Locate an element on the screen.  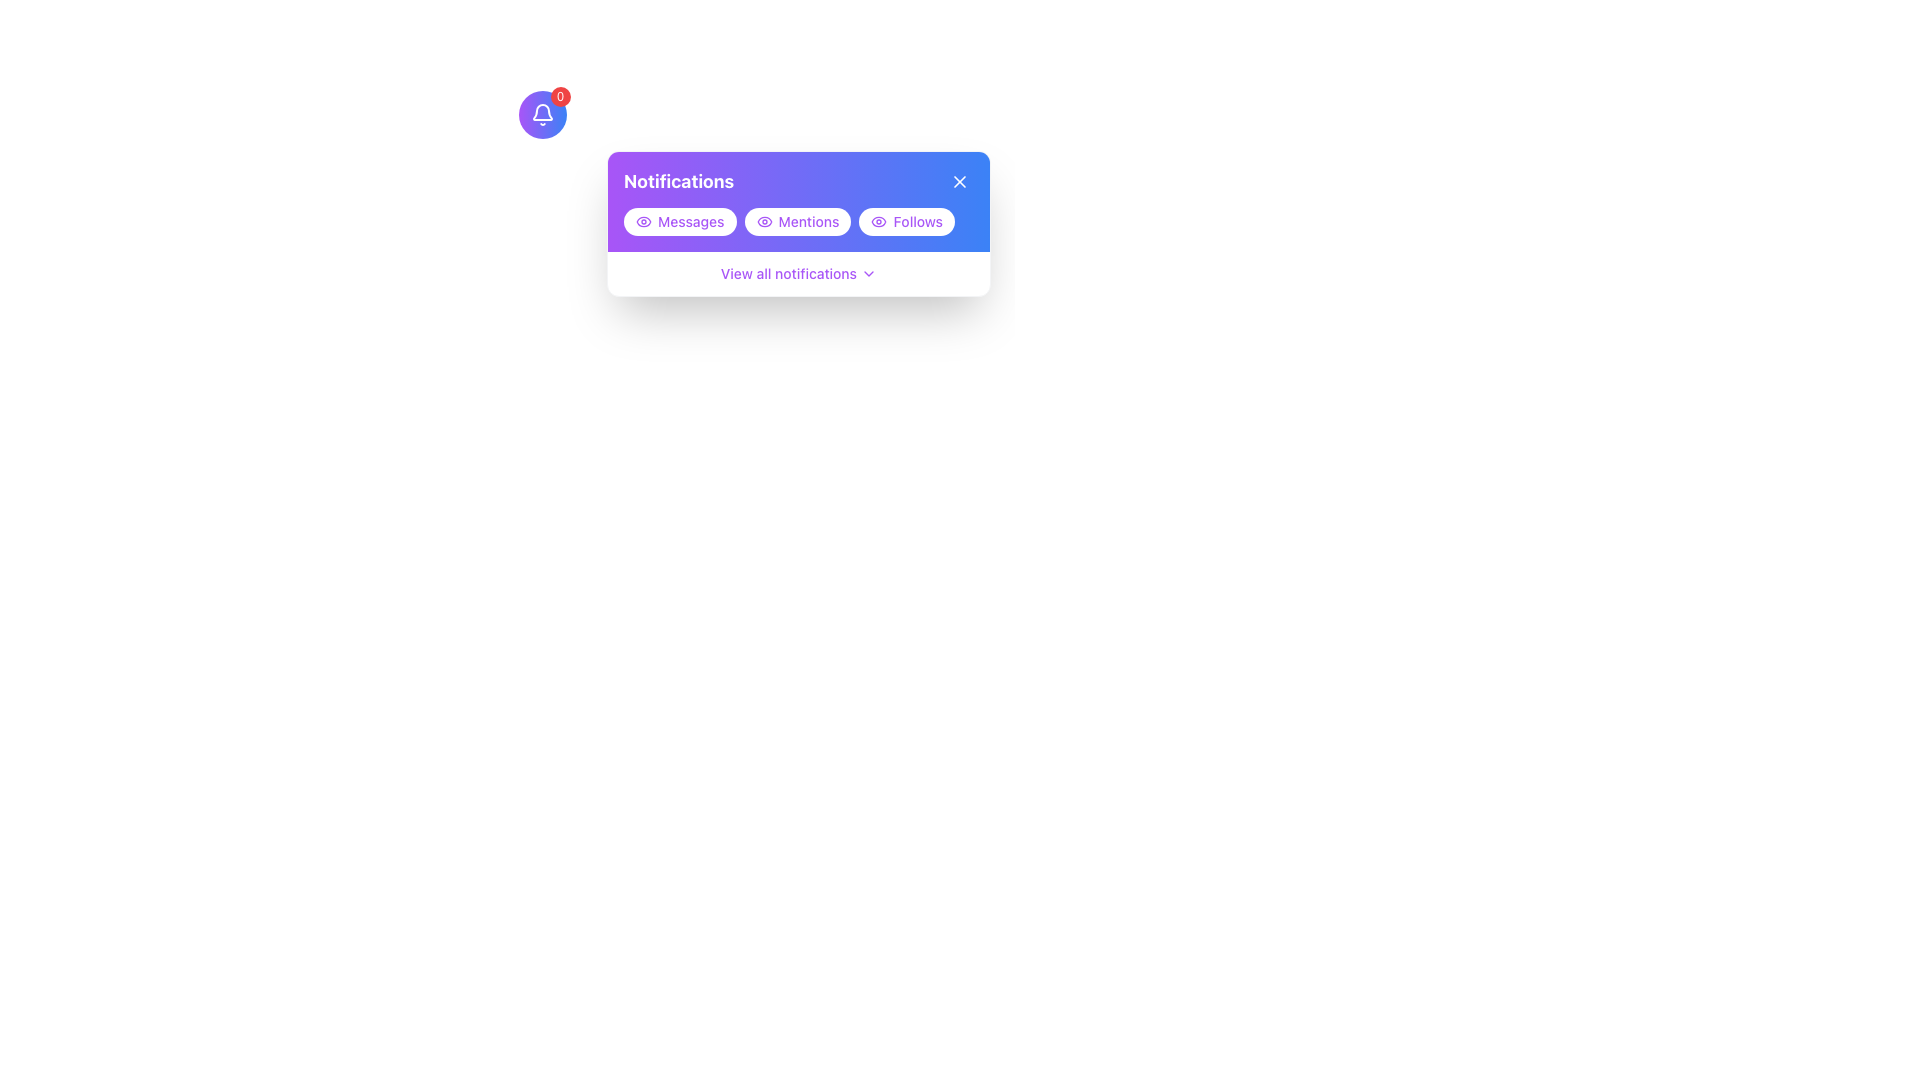
information displayed in the header area of the notification dropdown, which includes the main title and quick links for filtering notifications is located at coordinates (797, 201).